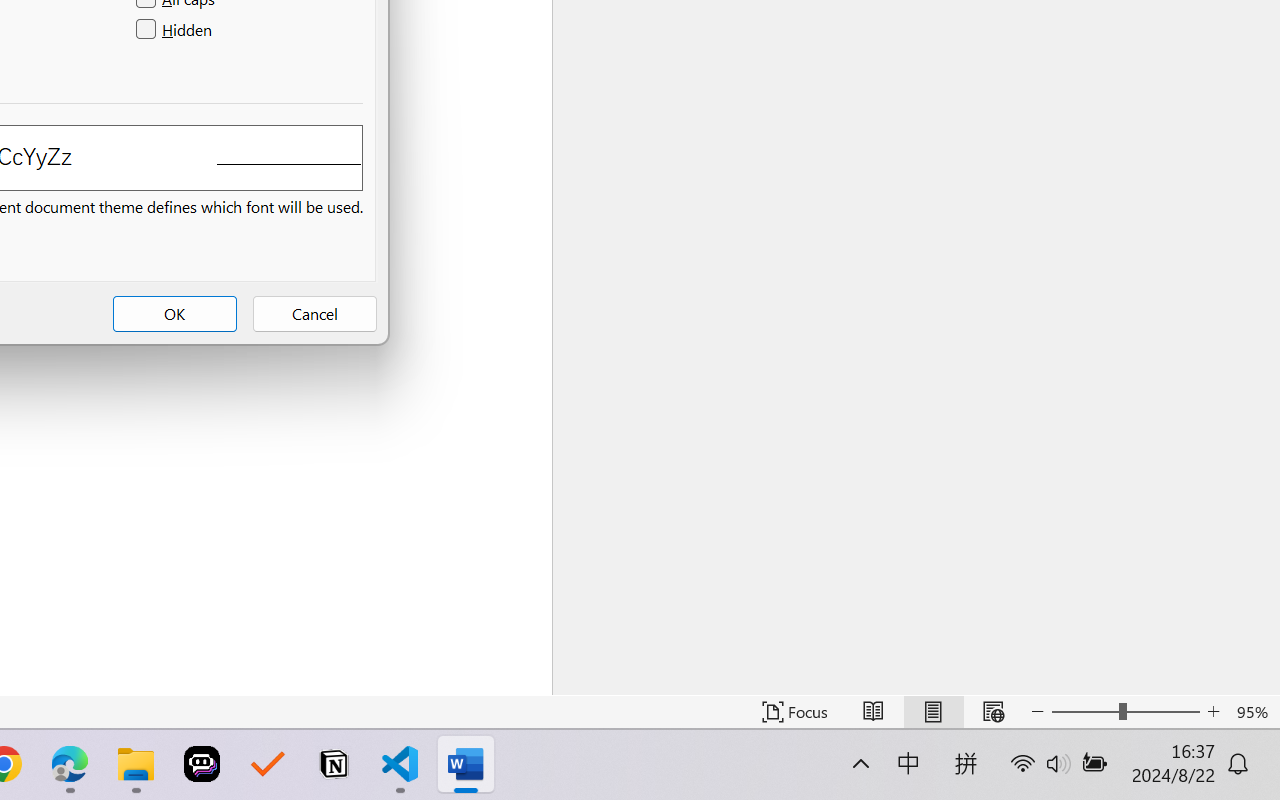 This screenshot has width=1280, height=800. What do you see at coordinates (1252, 711) in the screenshot?
I see `'Zoom 95%'` at bounding box center [1252, 711].